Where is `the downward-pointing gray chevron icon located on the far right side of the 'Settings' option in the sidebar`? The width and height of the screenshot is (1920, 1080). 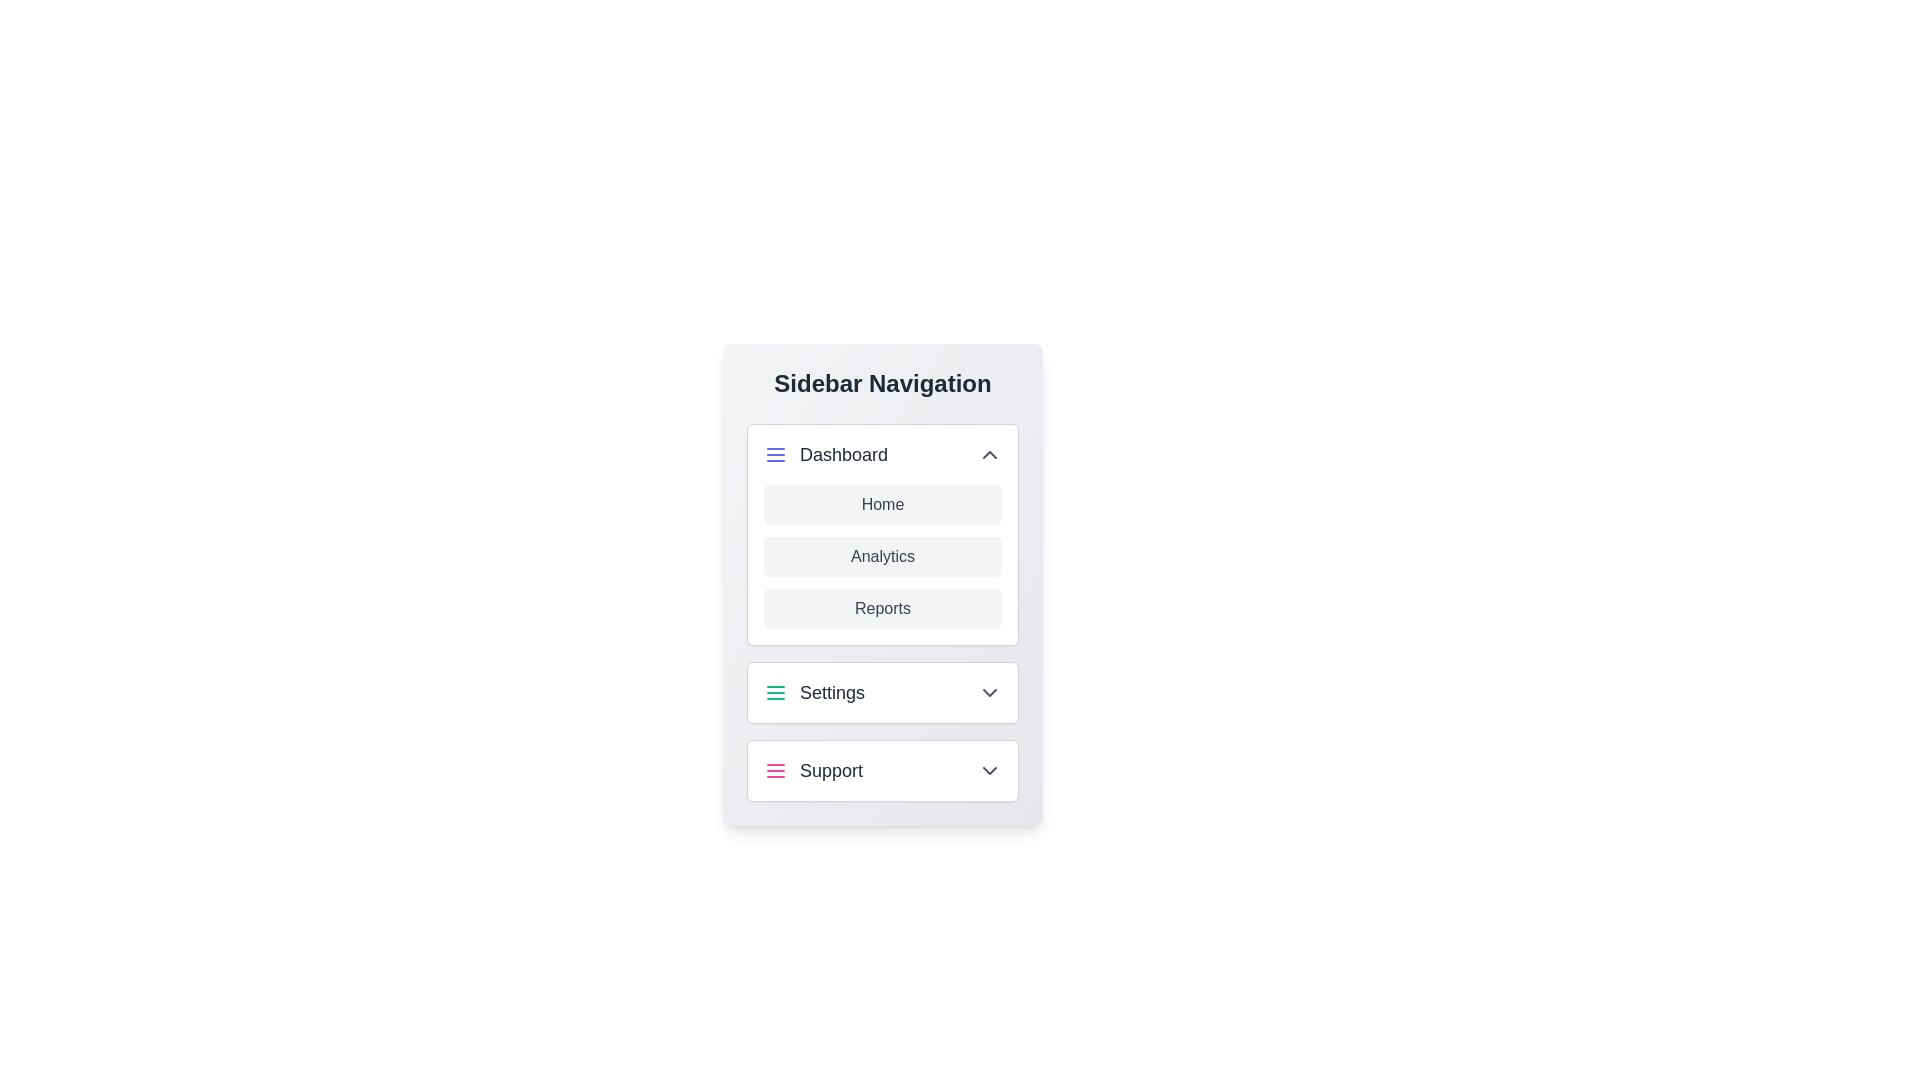 the downward-pointing gray chevron icon located on the far right side of the 'Settings' option in the sidebar is located at coordinates (989, 692).